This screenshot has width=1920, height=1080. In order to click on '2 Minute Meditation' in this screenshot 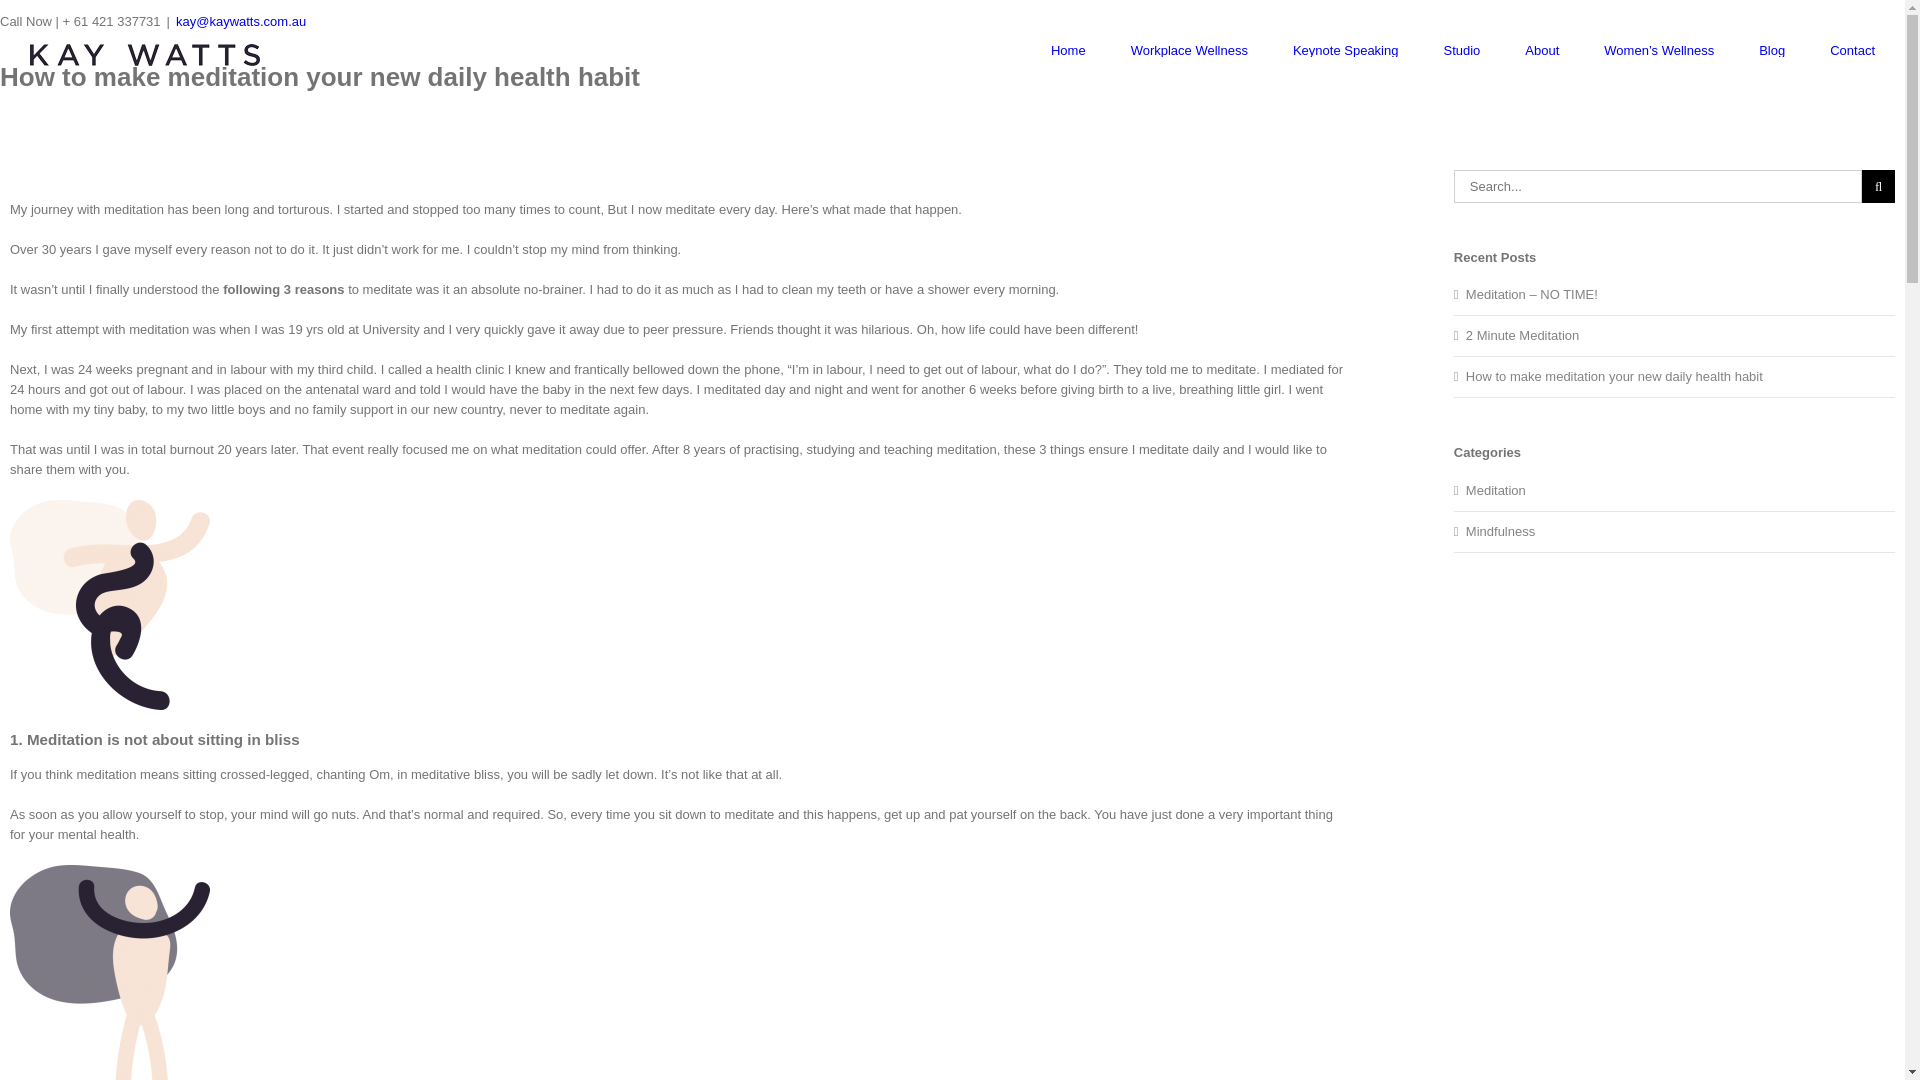, I will do `click(1521, 334)`.